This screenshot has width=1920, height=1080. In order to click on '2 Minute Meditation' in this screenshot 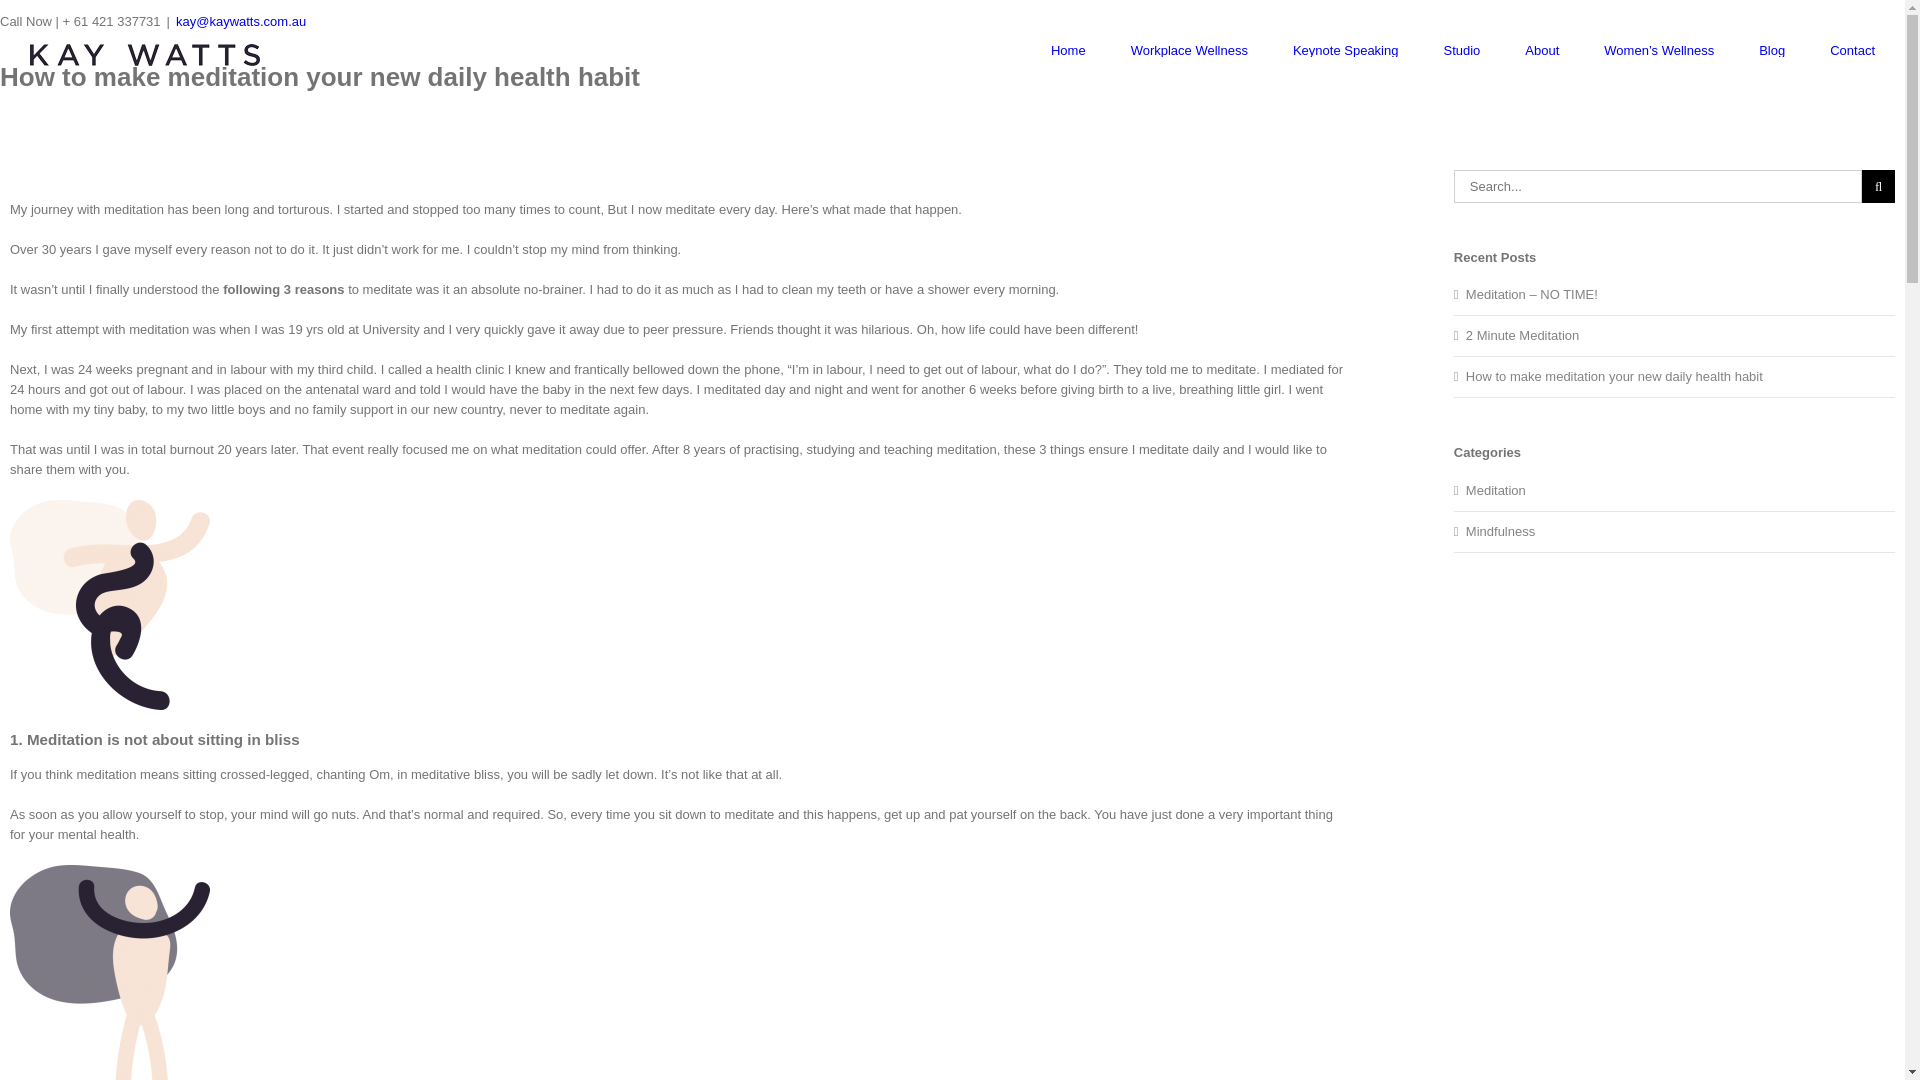, I will do `click(1521, 334)`.